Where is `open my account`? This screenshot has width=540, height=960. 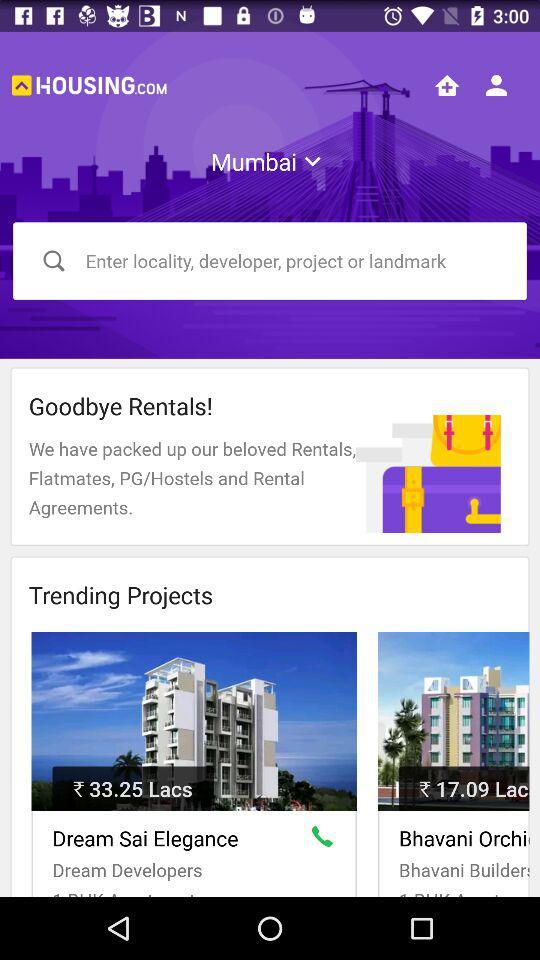
open my account is located at coordinates (495, 85).